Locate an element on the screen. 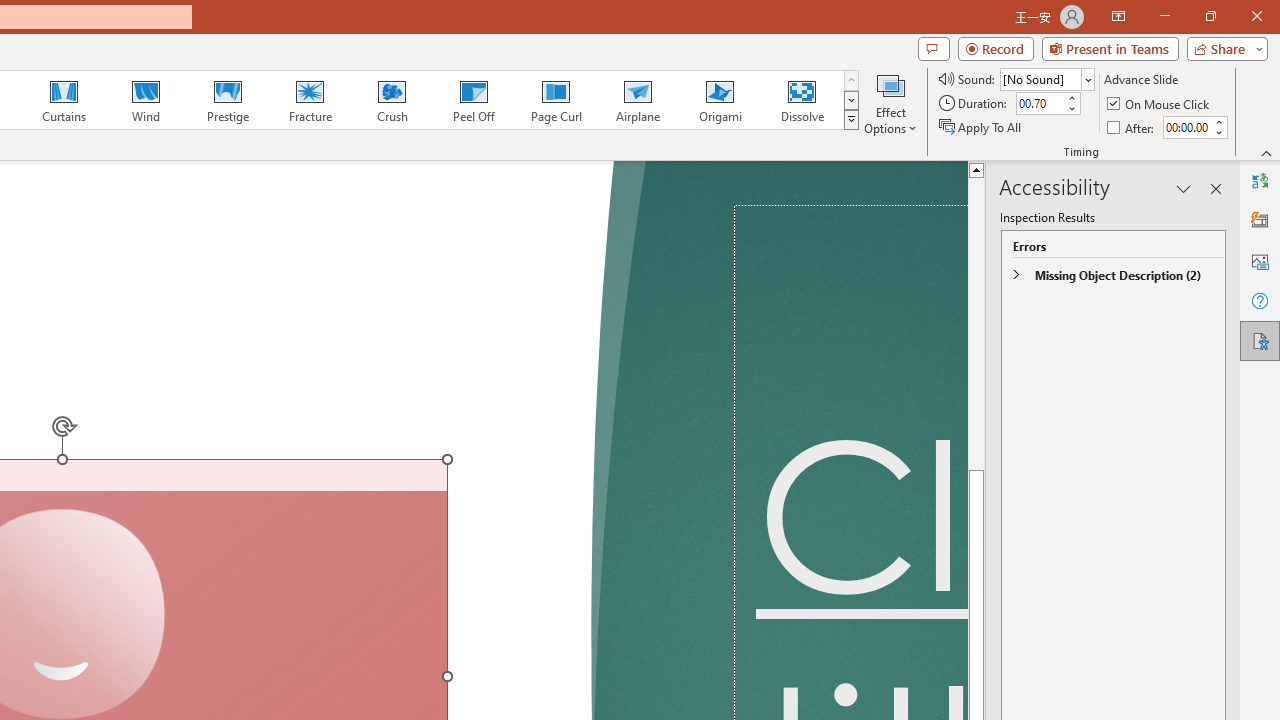 The height and width of the screenshot is (720, 1280). 'Page Curl' is located at coordinates (555, 100).